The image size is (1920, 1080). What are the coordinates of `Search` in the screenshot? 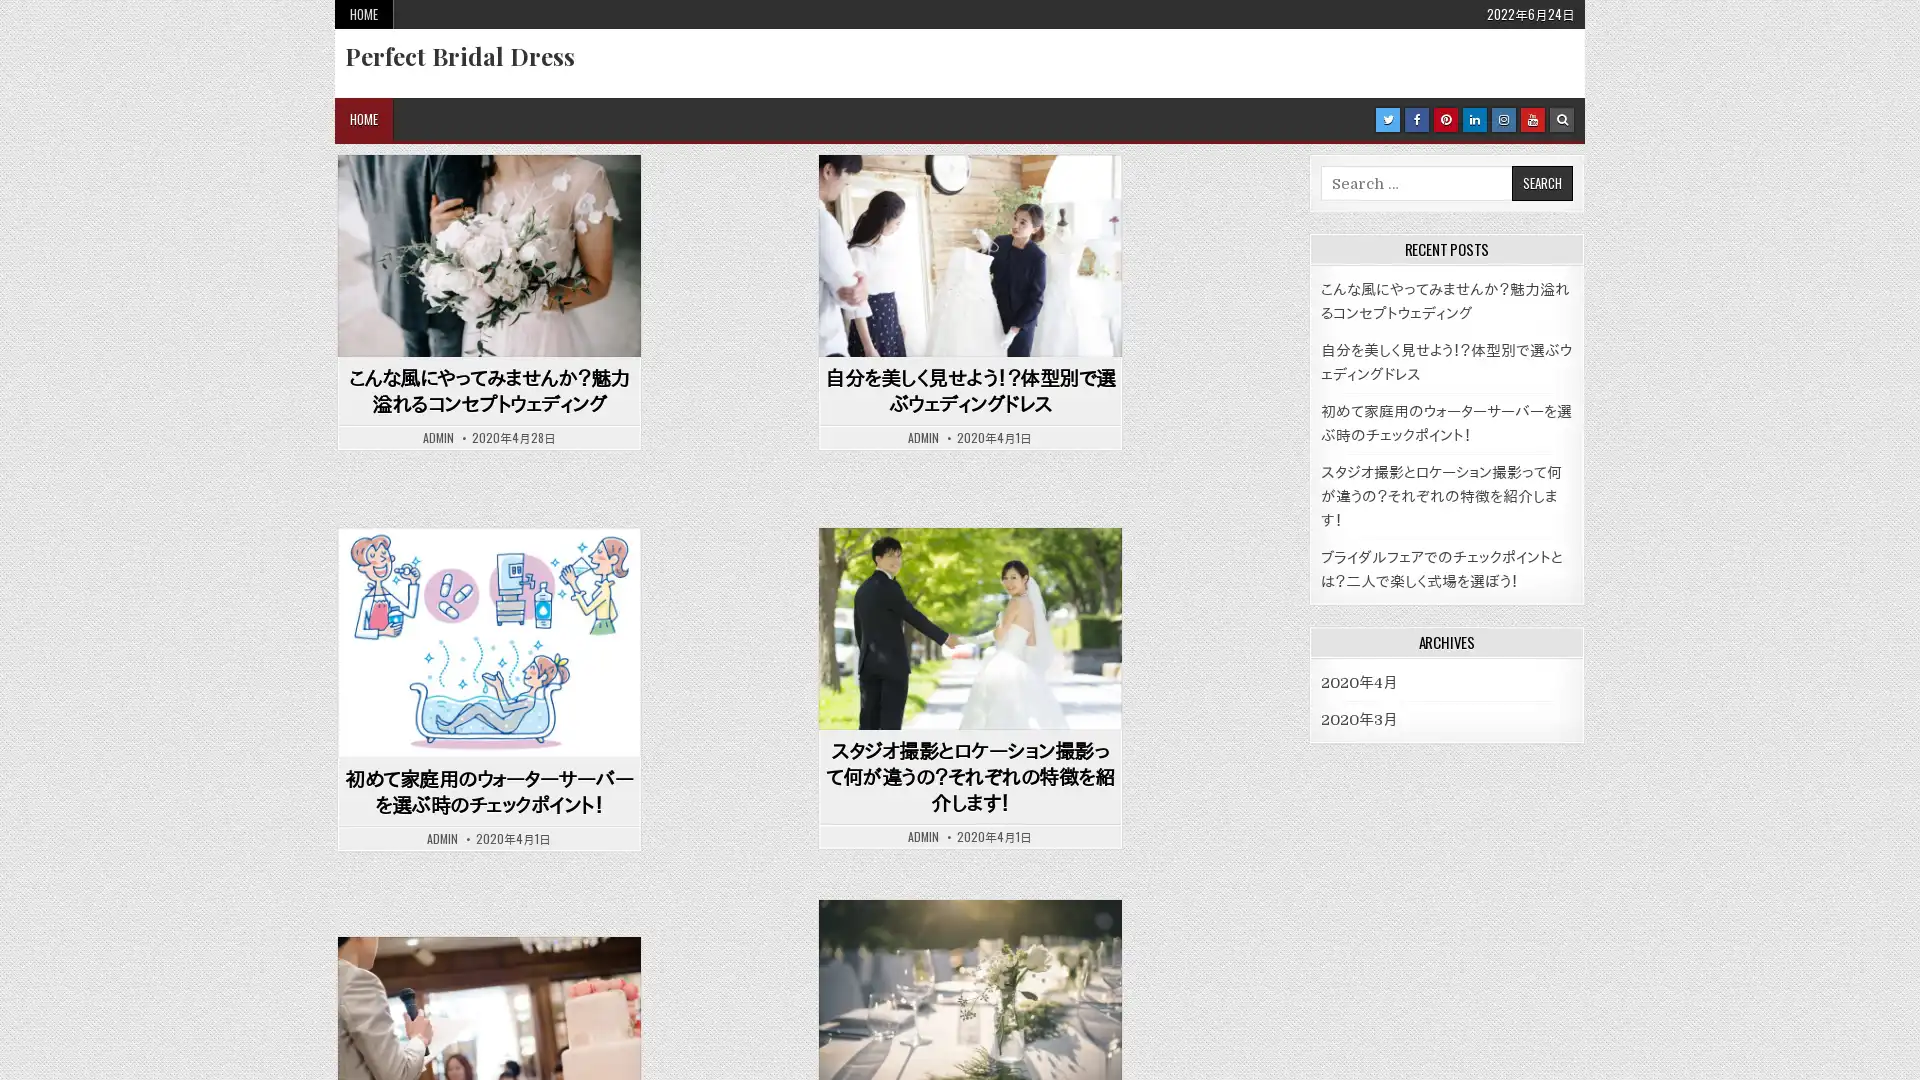 It's located at (1514, 946).